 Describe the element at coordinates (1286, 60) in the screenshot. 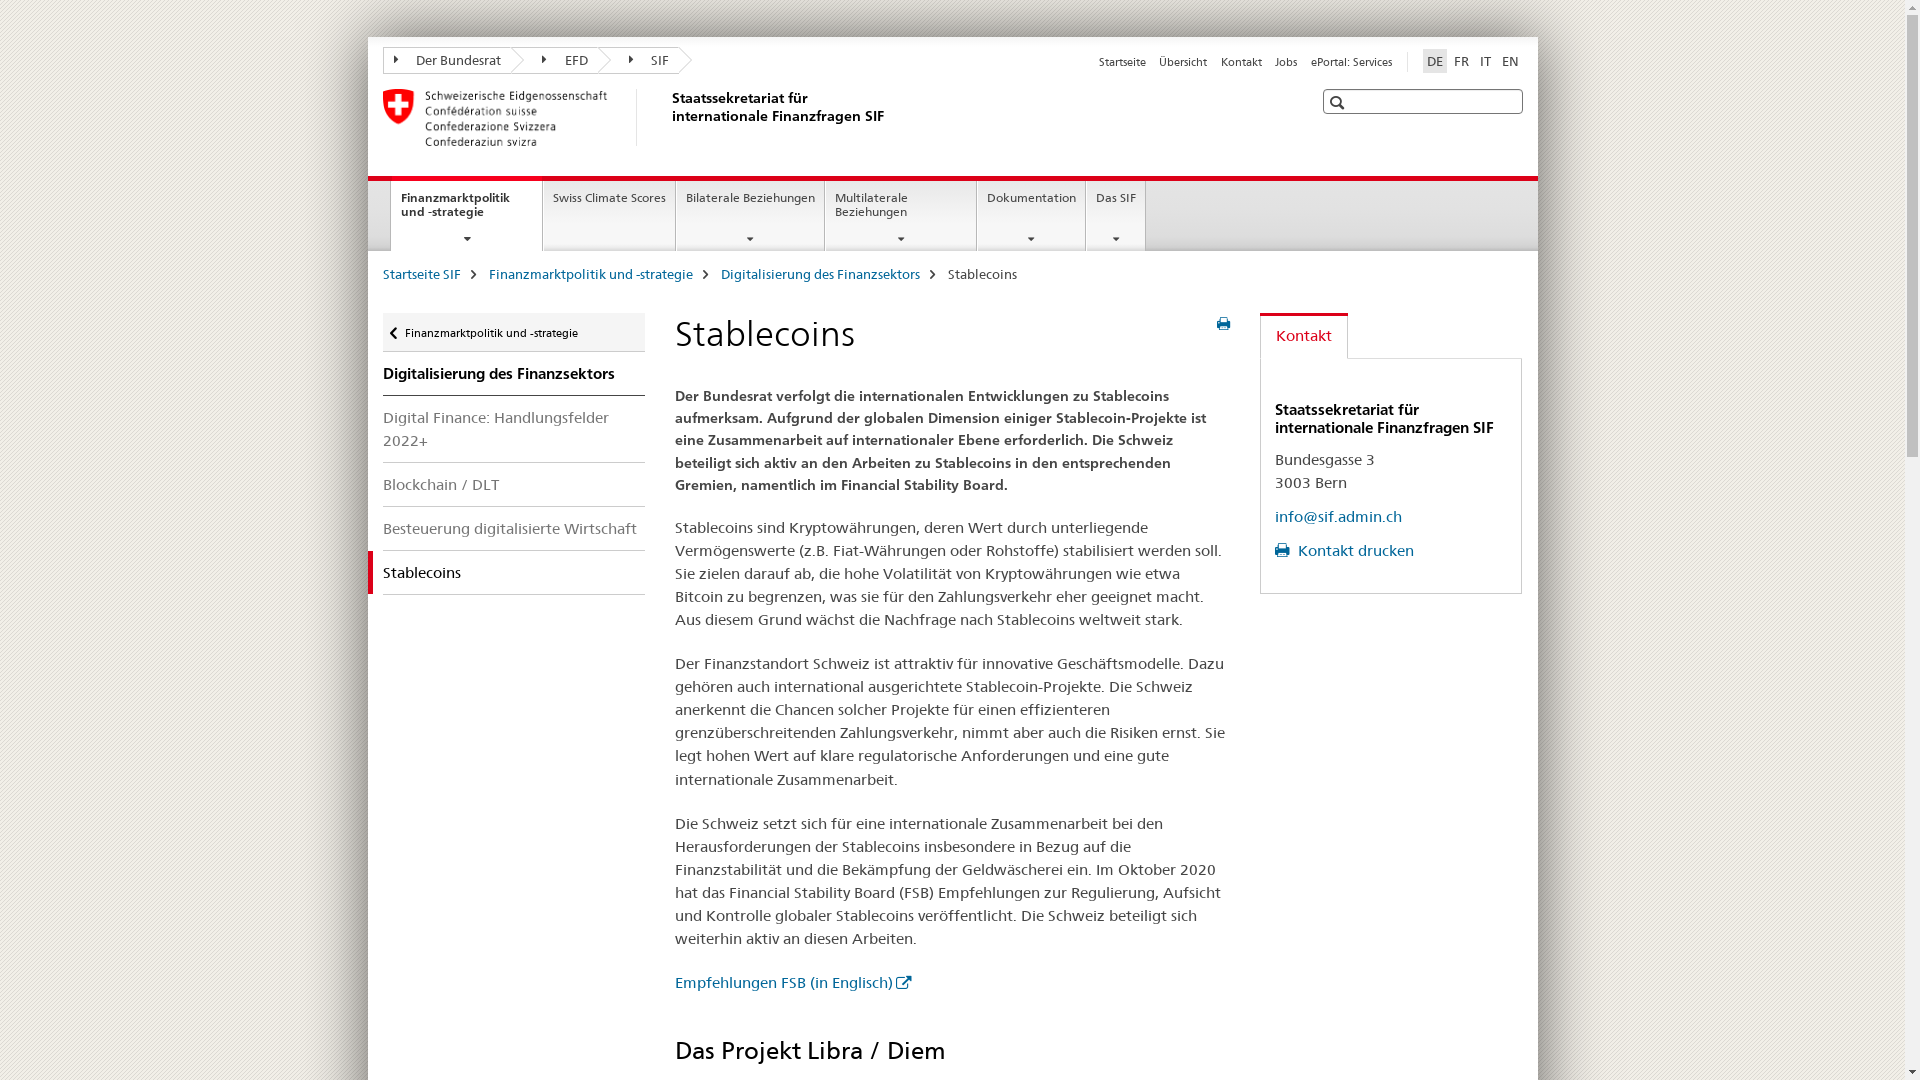

I see `'Jobs'` at that location.